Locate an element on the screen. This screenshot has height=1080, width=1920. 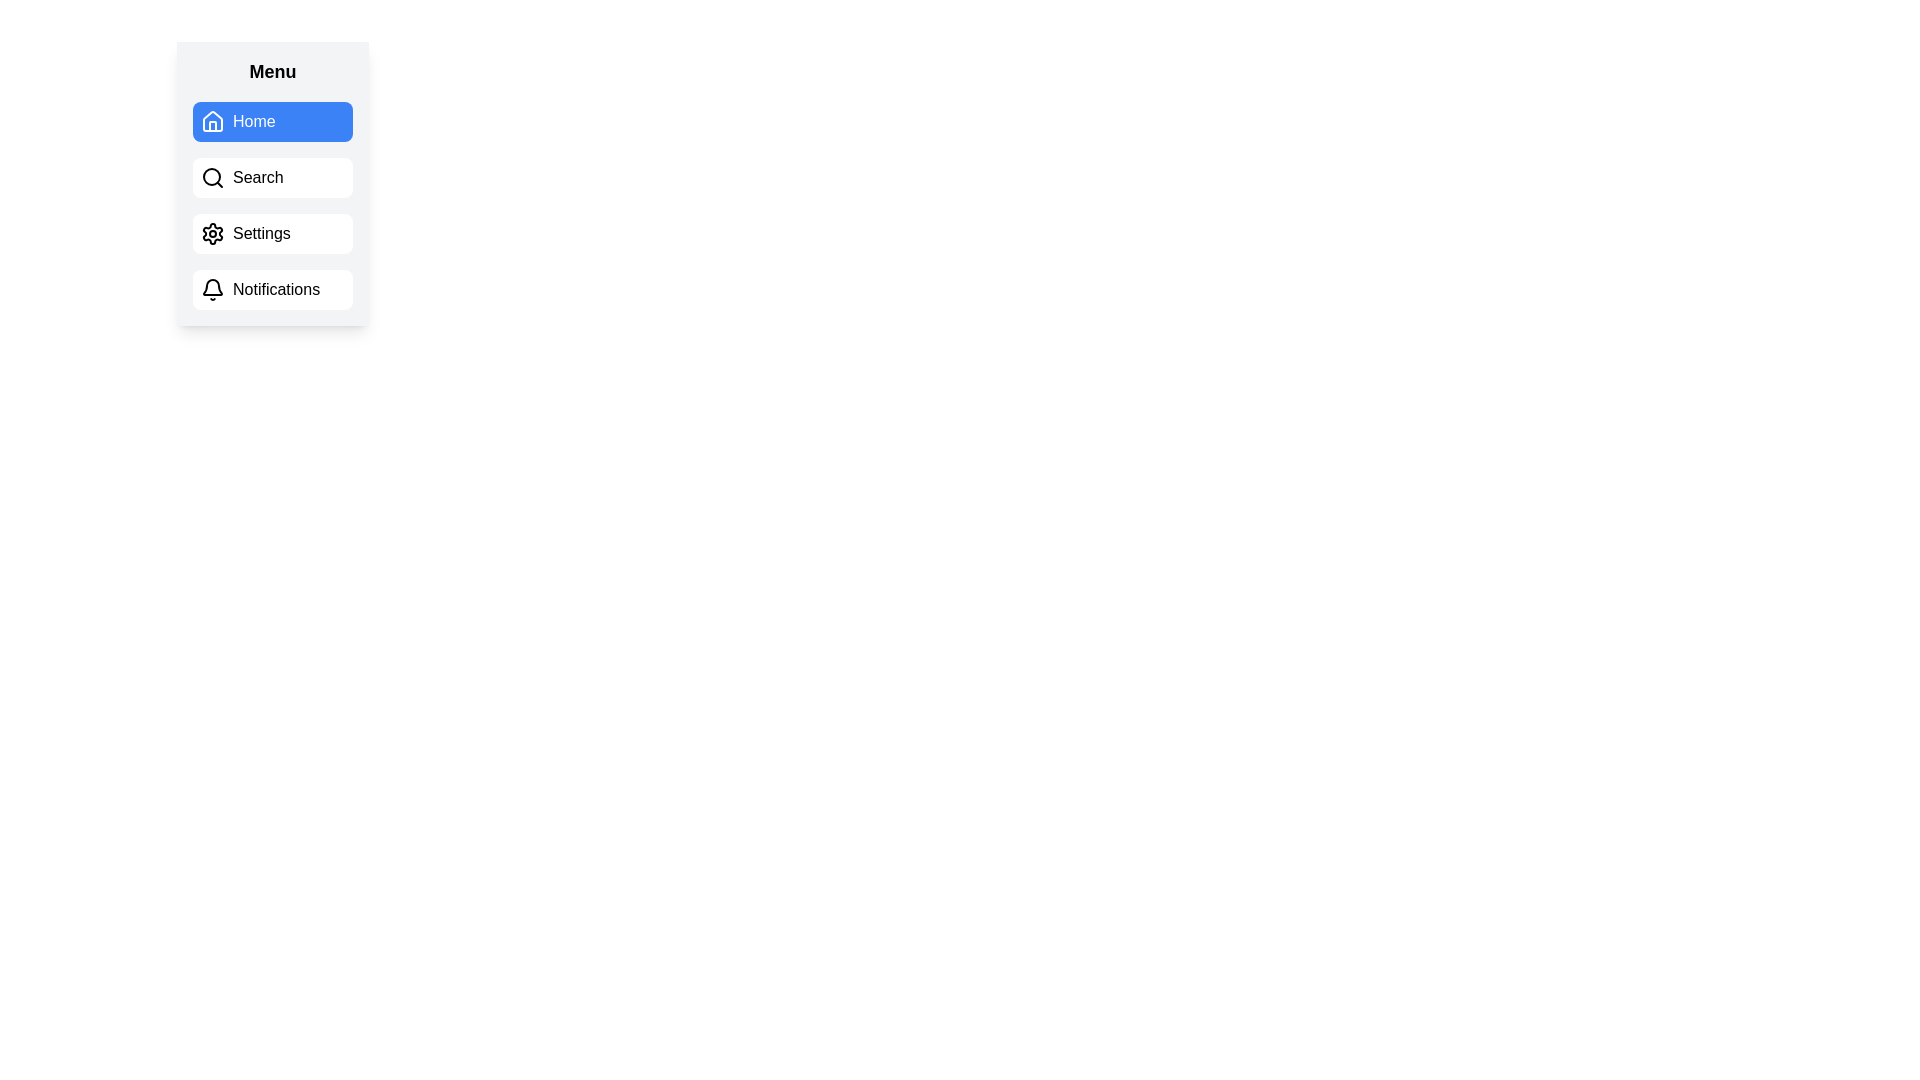
the 'Settings' menu item, which features a gear icon indicating settings-related functions, positioned as the third option in the menu layout is located at coordinates (212, 233).